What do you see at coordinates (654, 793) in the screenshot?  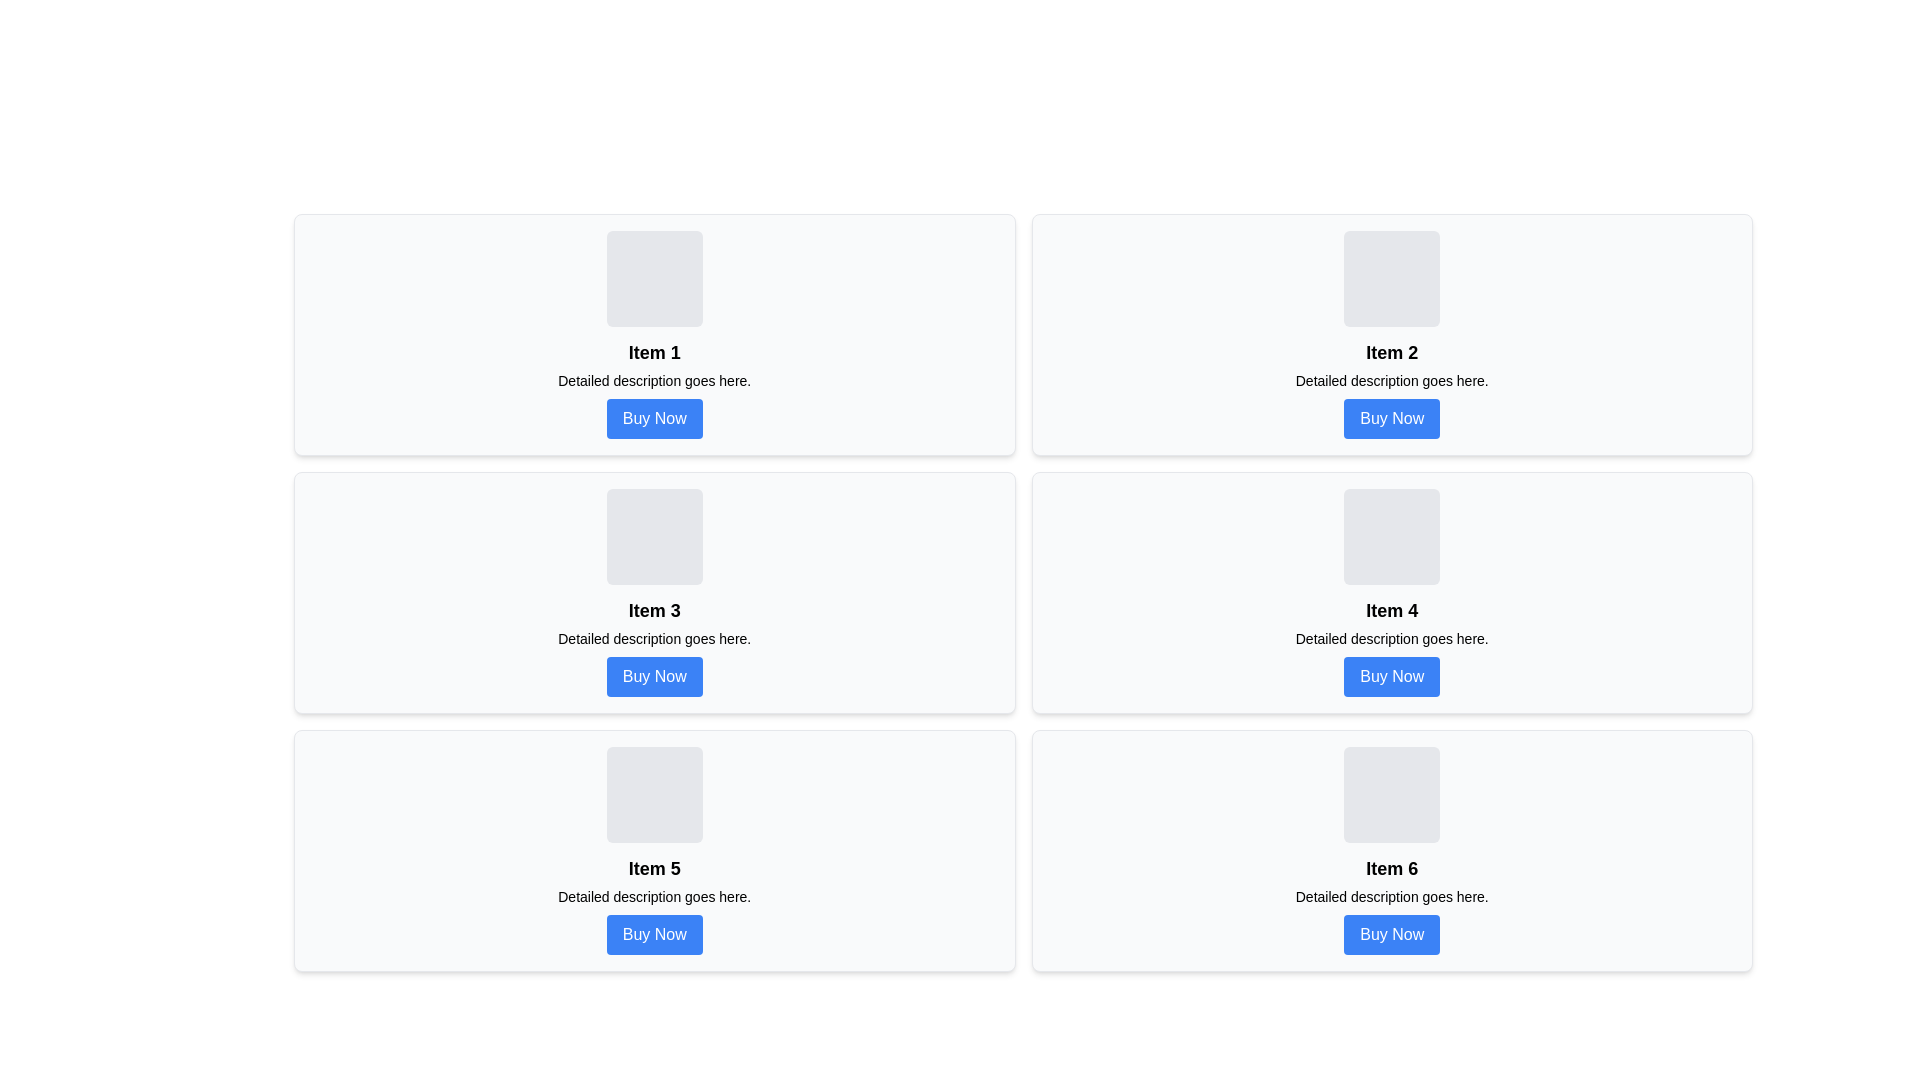 I see `the visual placeholder or decorative block for the card labeled 'Item 5', which is positioned at the upper section of the card` at bounding box center [654, 793].